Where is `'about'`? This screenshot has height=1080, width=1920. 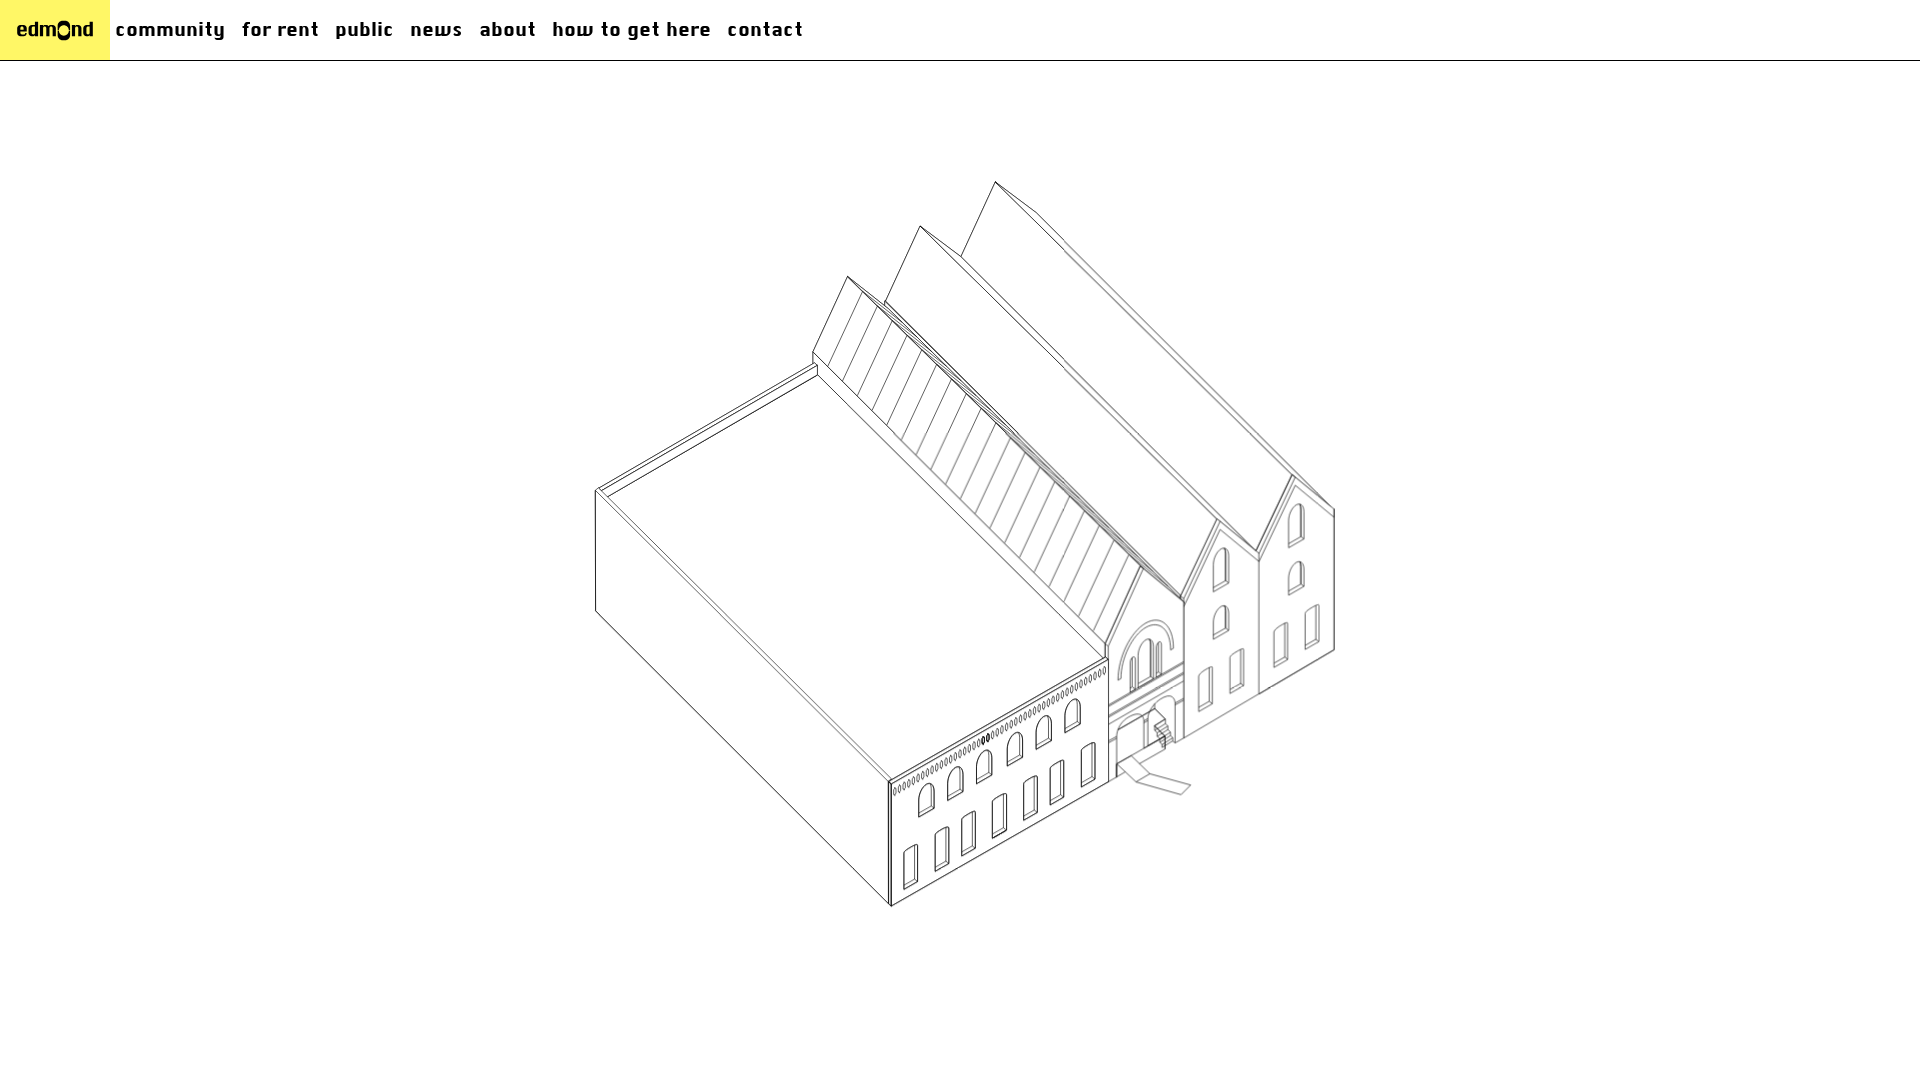 'about' is located at coordinates (507, 30).